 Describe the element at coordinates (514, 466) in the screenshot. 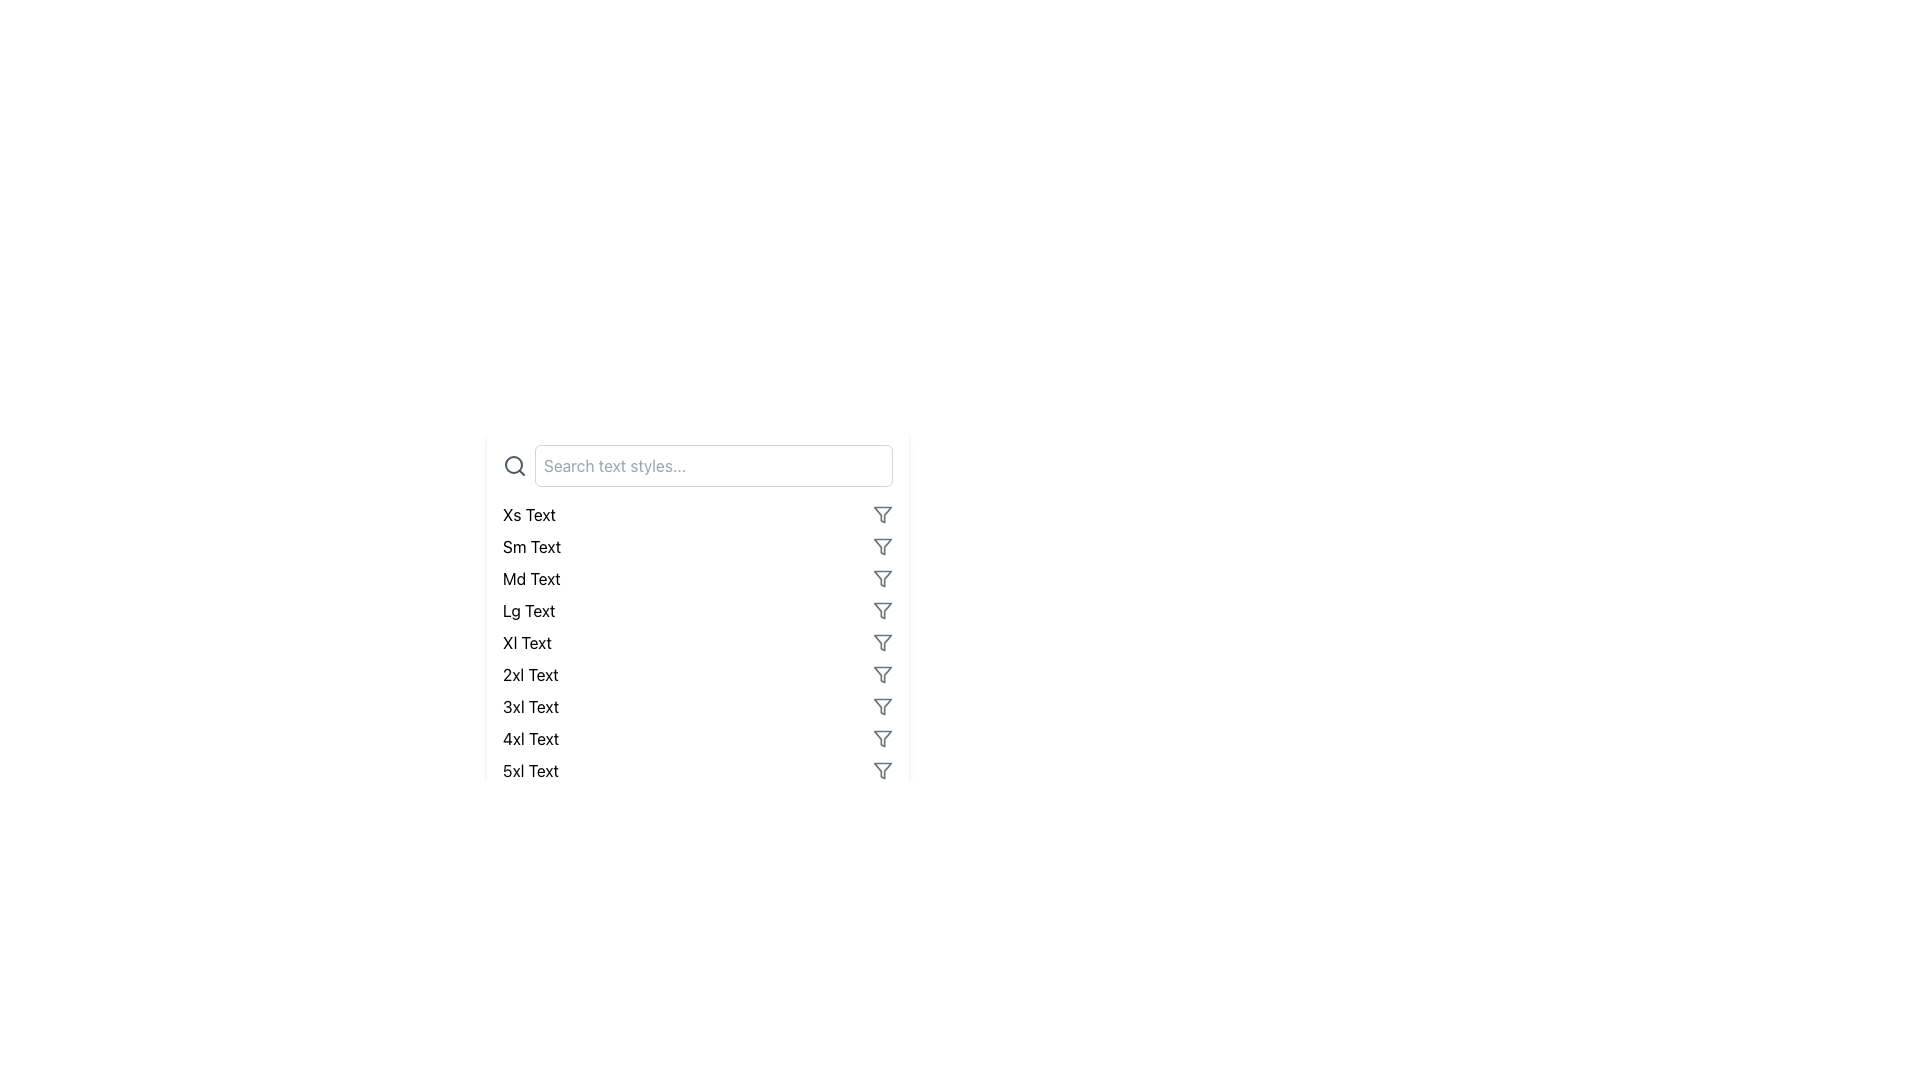

I see `the search icon located in the top-left corner of the search bar, which signifies the search functionality for the input field labeled 'Search text styles...'` at that location.